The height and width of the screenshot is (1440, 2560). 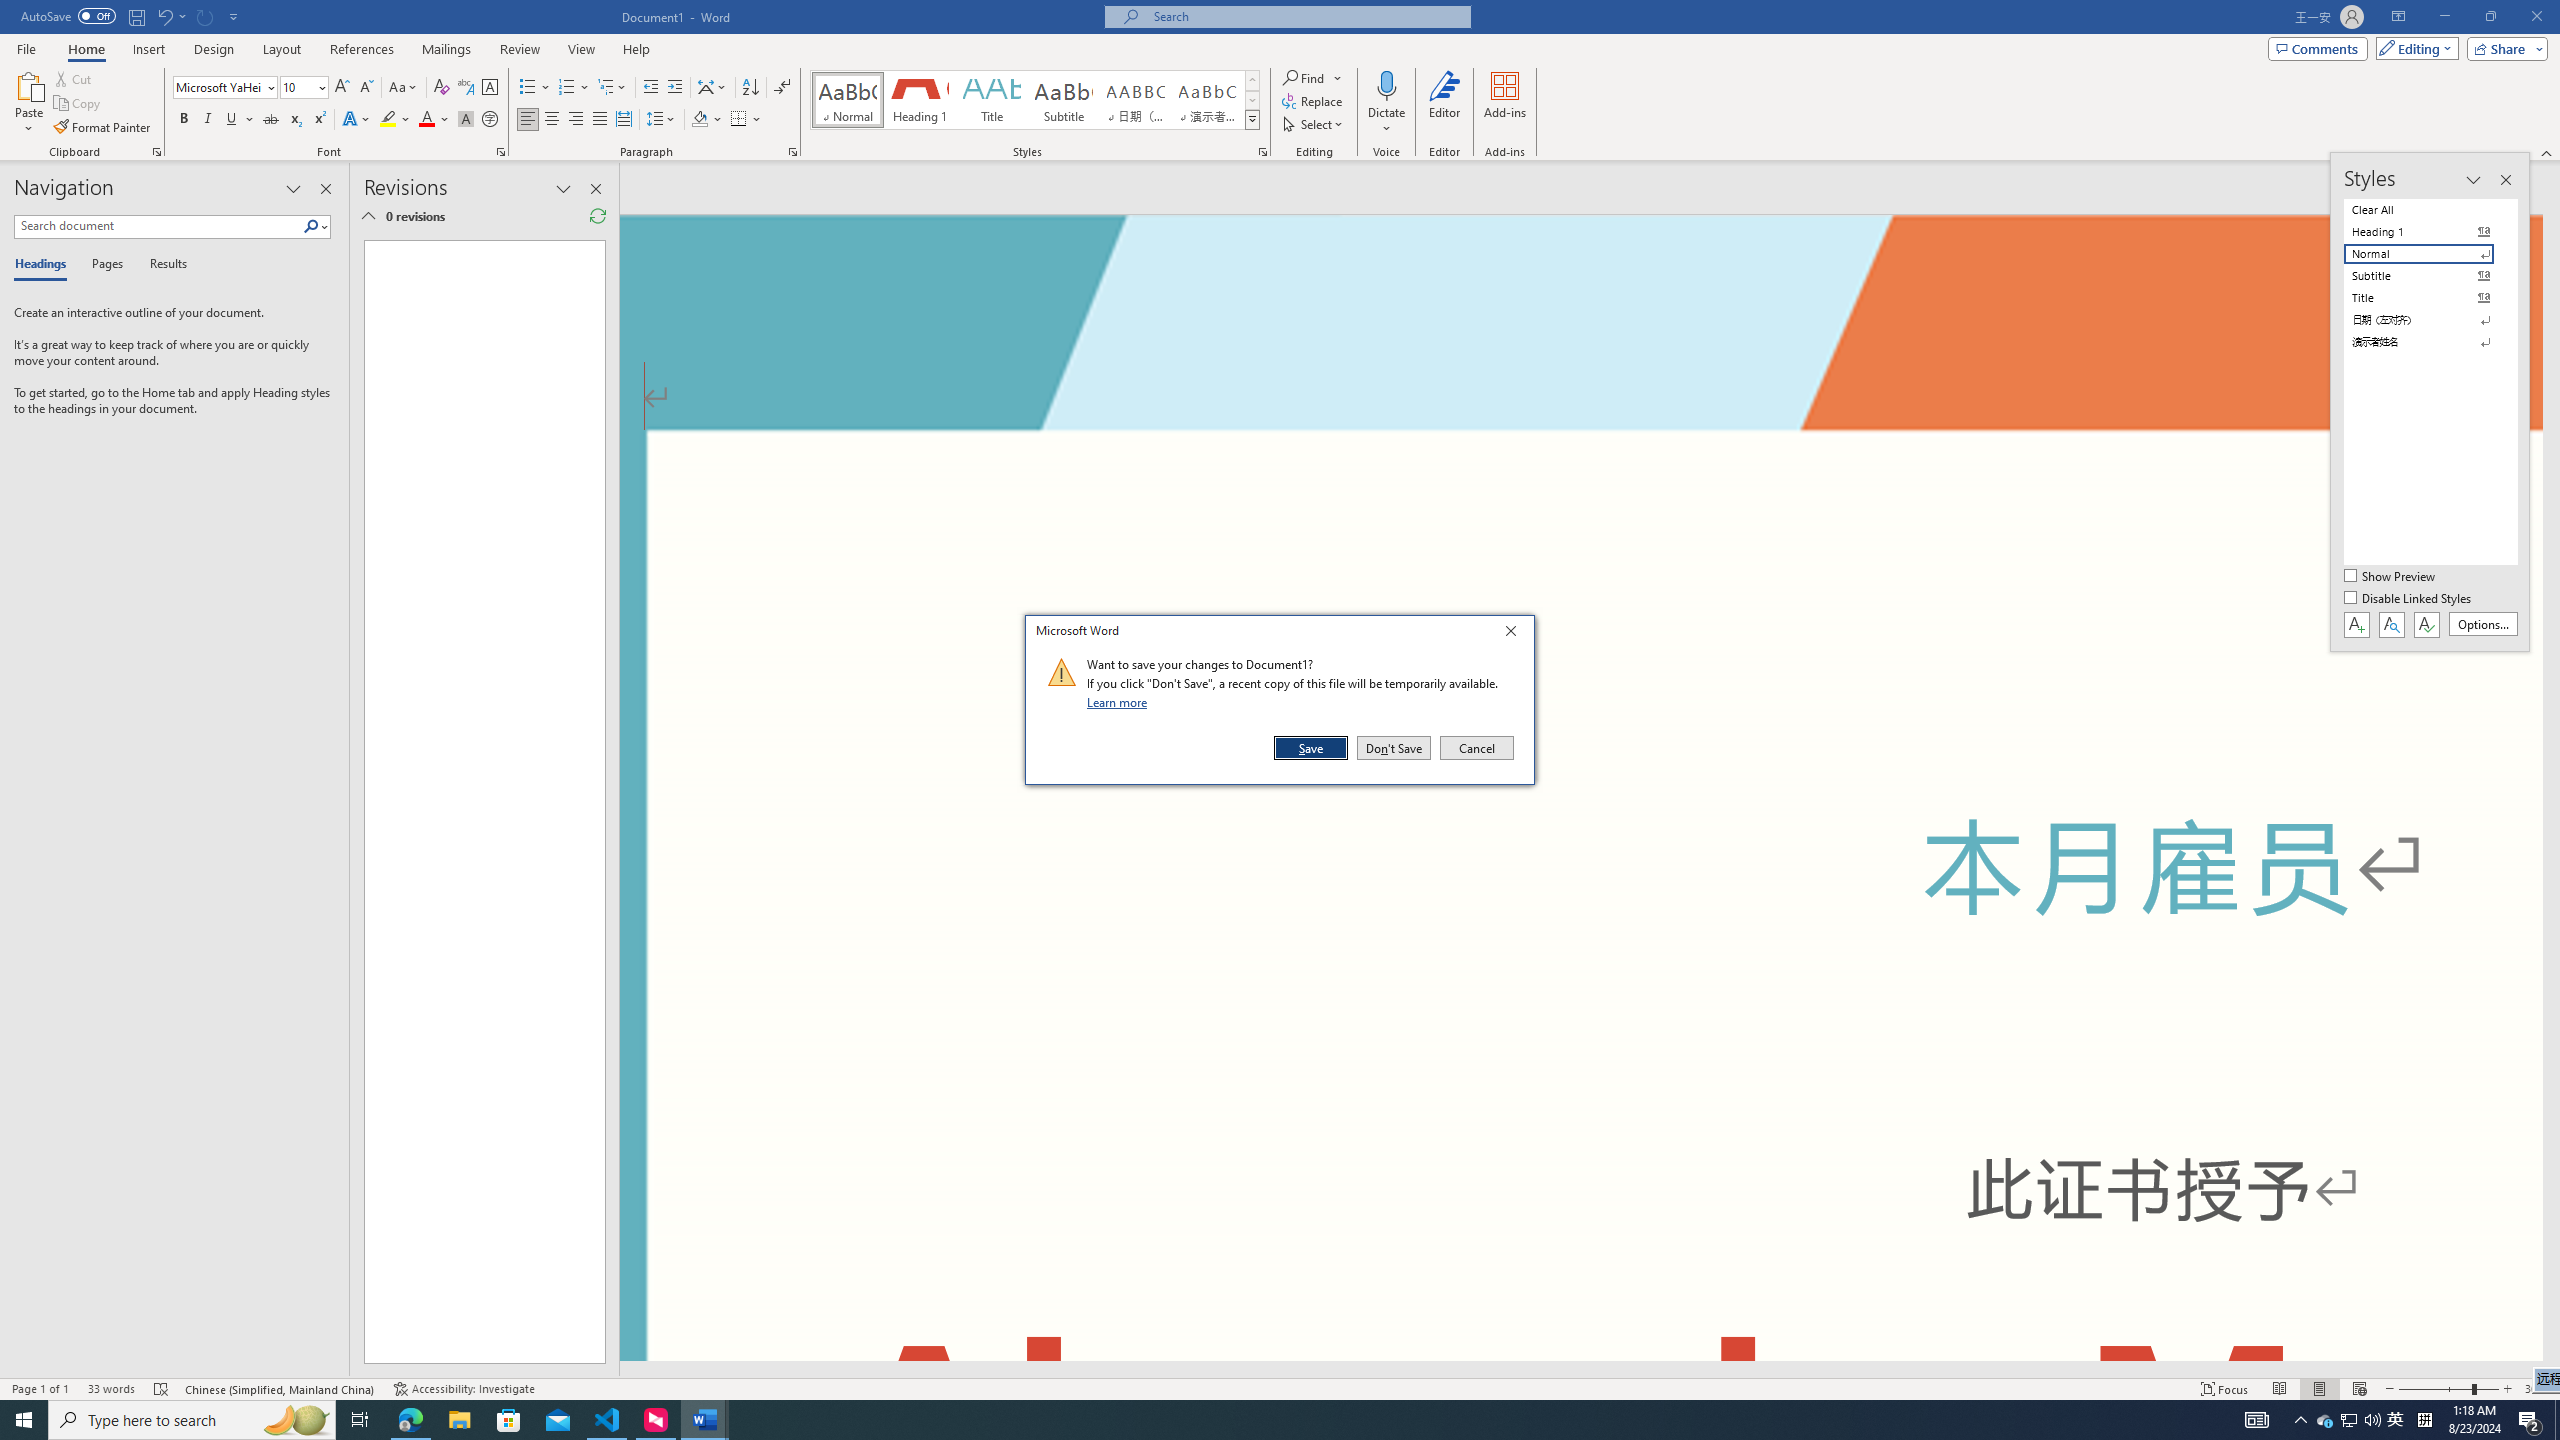 I want to click on 'Superscript', so click(x=317, y=118).